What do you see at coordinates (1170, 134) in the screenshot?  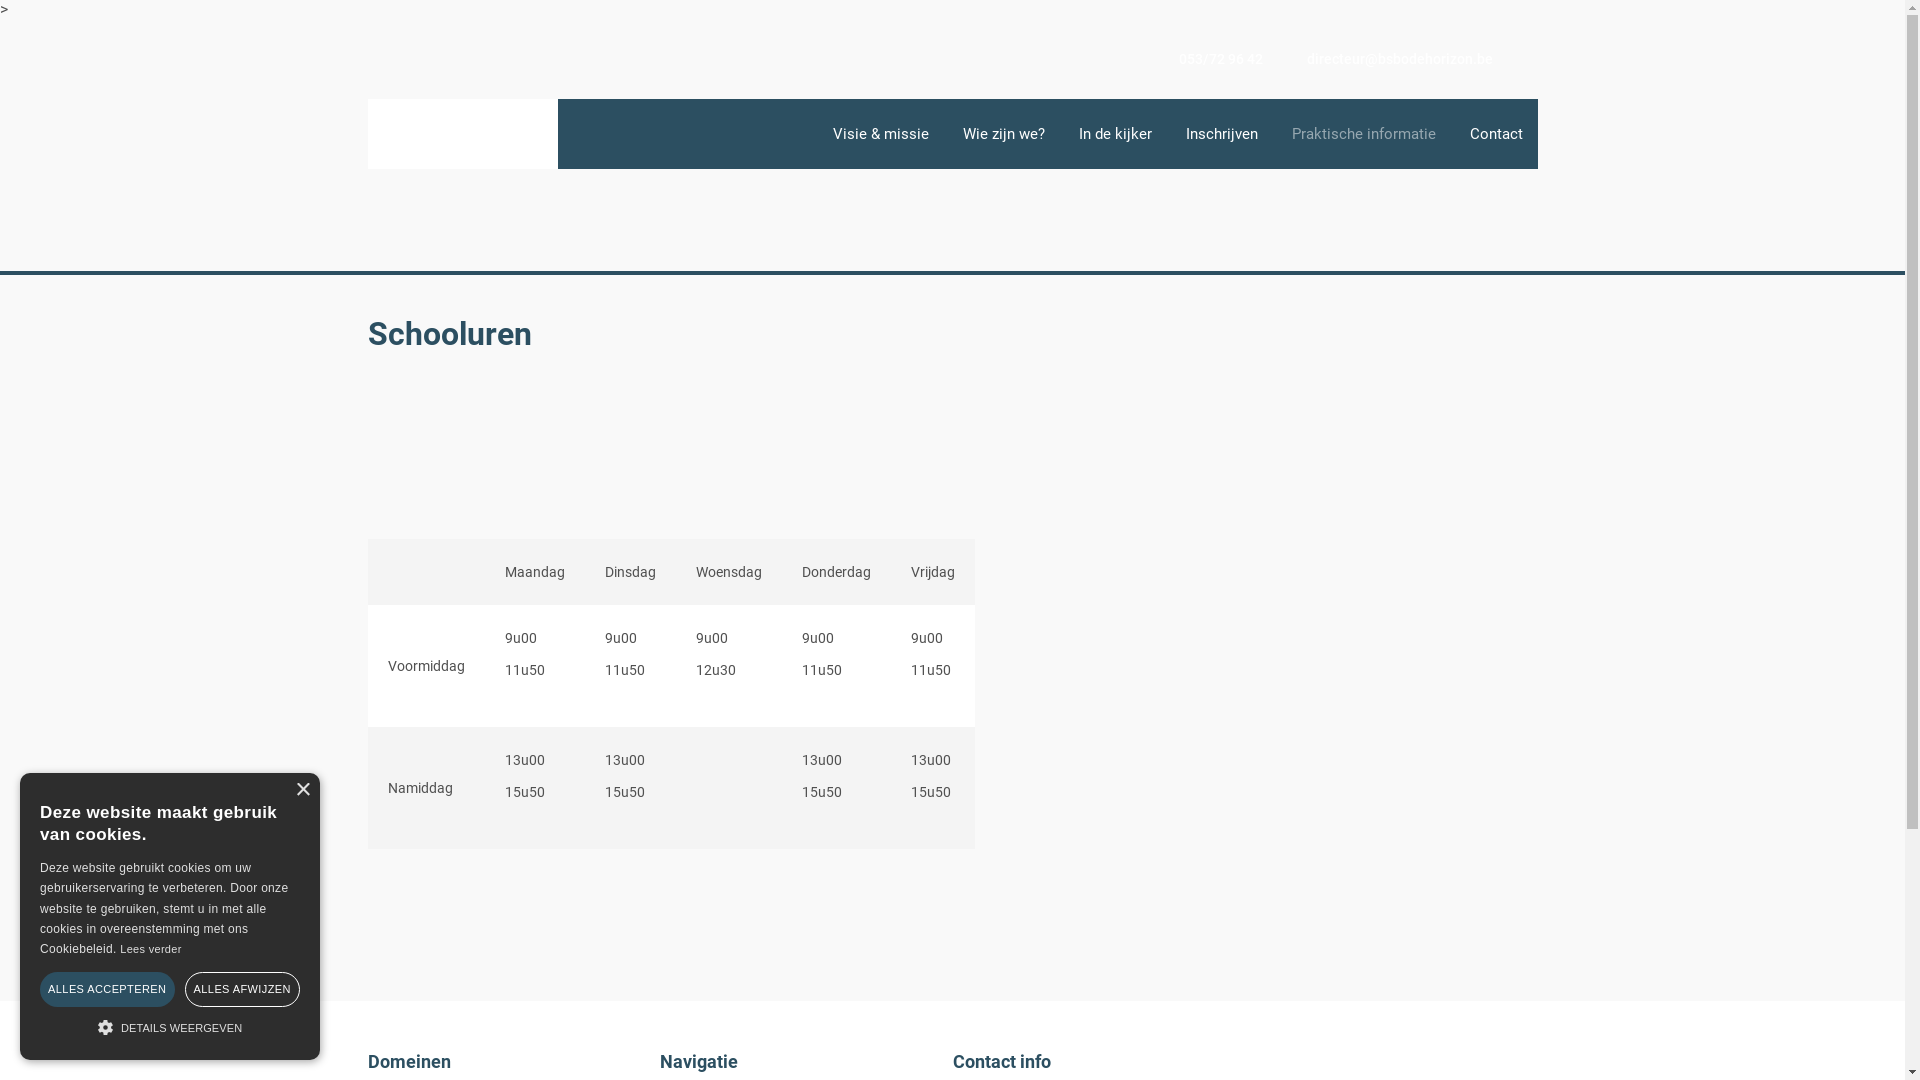 I see `'Inschrijven'` at bounding box center [1170, 134].